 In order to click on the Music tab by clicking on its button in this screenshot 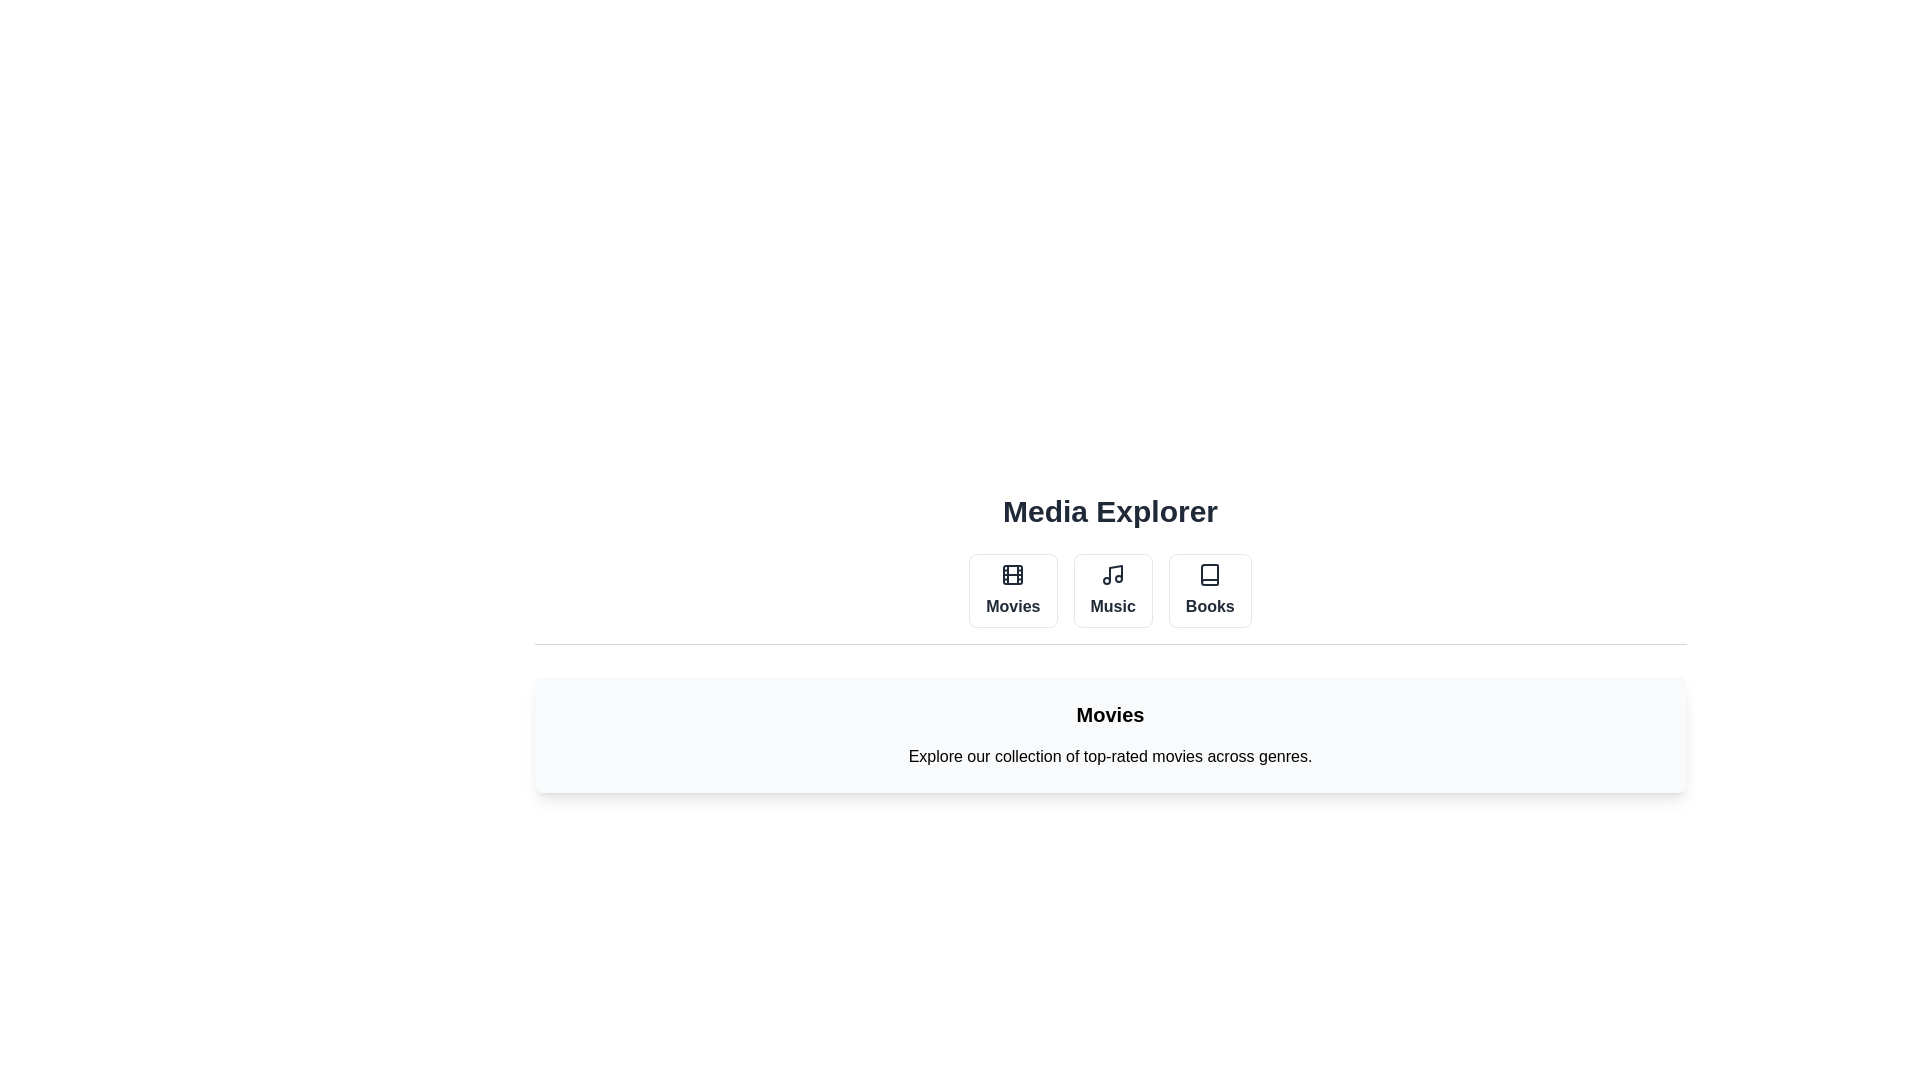, I will do `click(1112, 589)`.